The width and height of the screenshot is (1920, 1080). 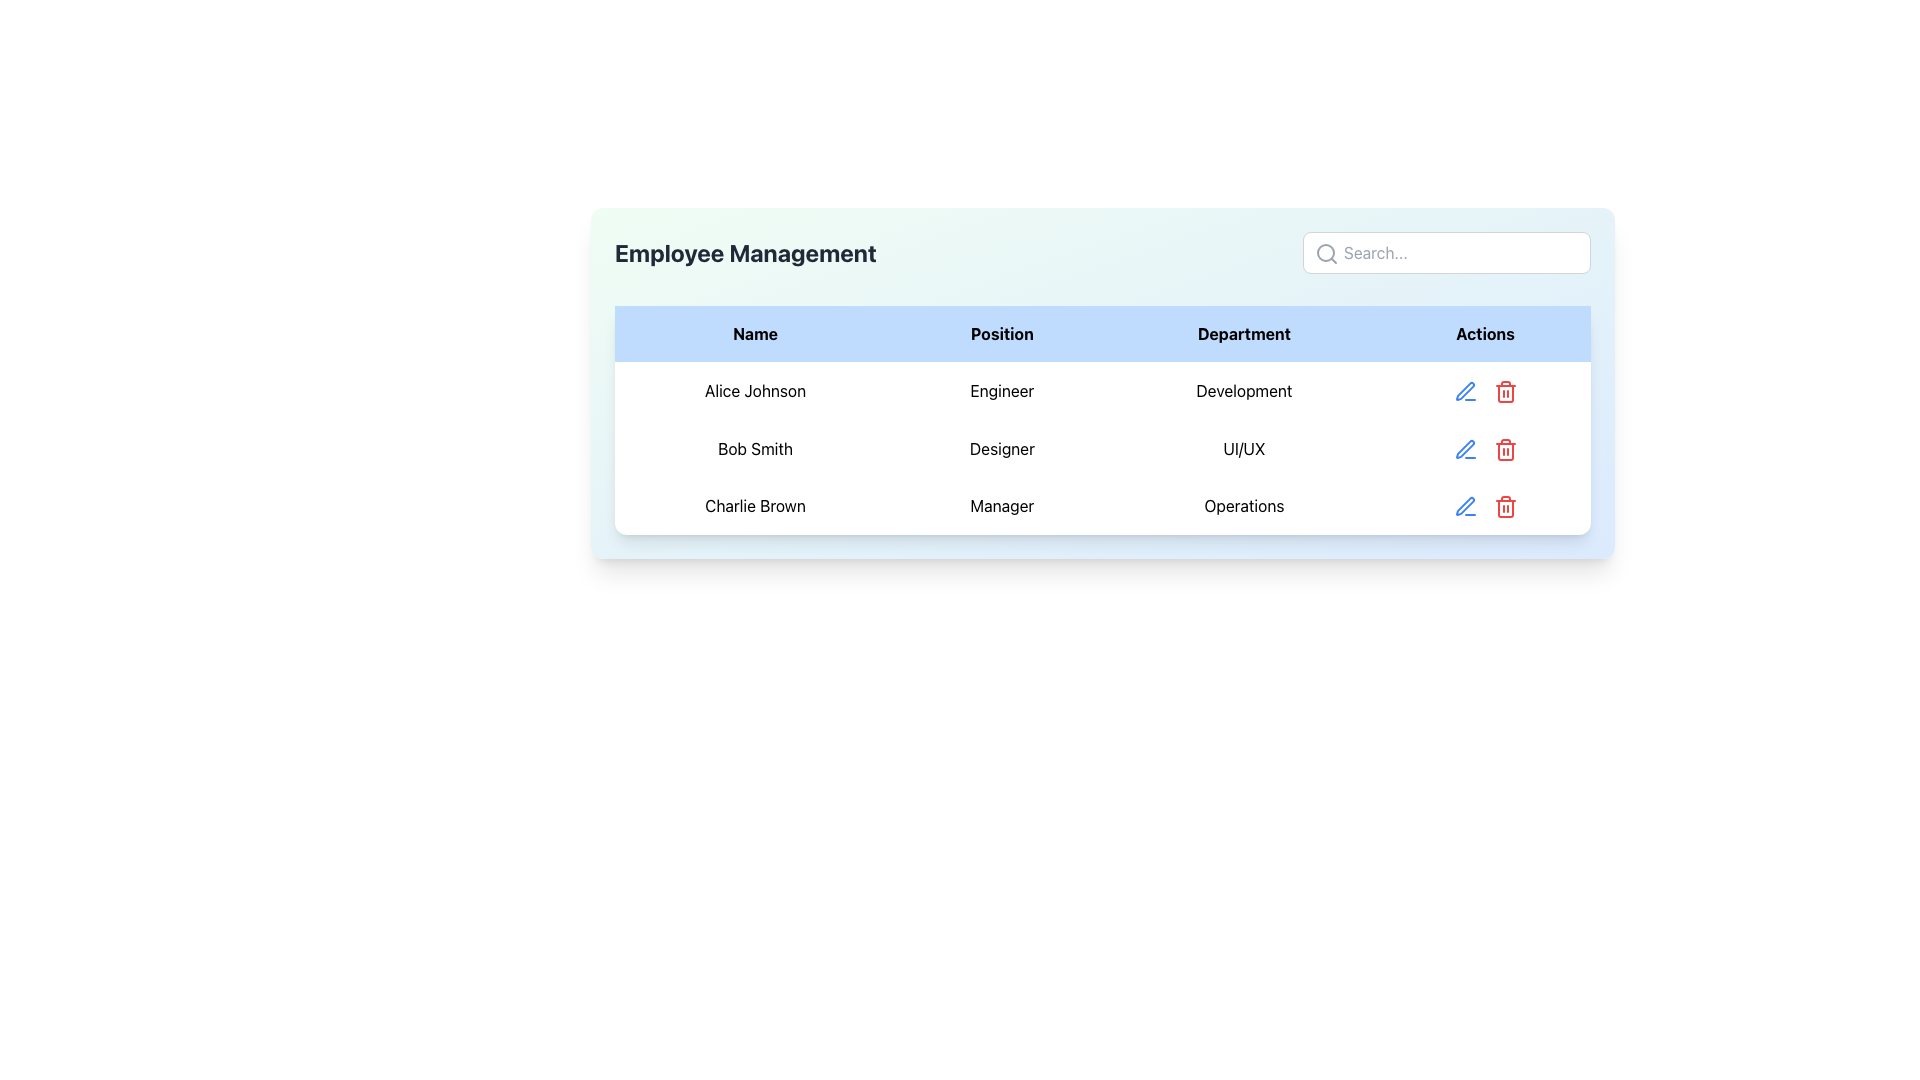 What do you see at coordinates (1505, 448) in the screenshot?
I see `the red trash can icon in the Actions column of the row for 'Bob Smith'` at bounding box center [1505, 448].